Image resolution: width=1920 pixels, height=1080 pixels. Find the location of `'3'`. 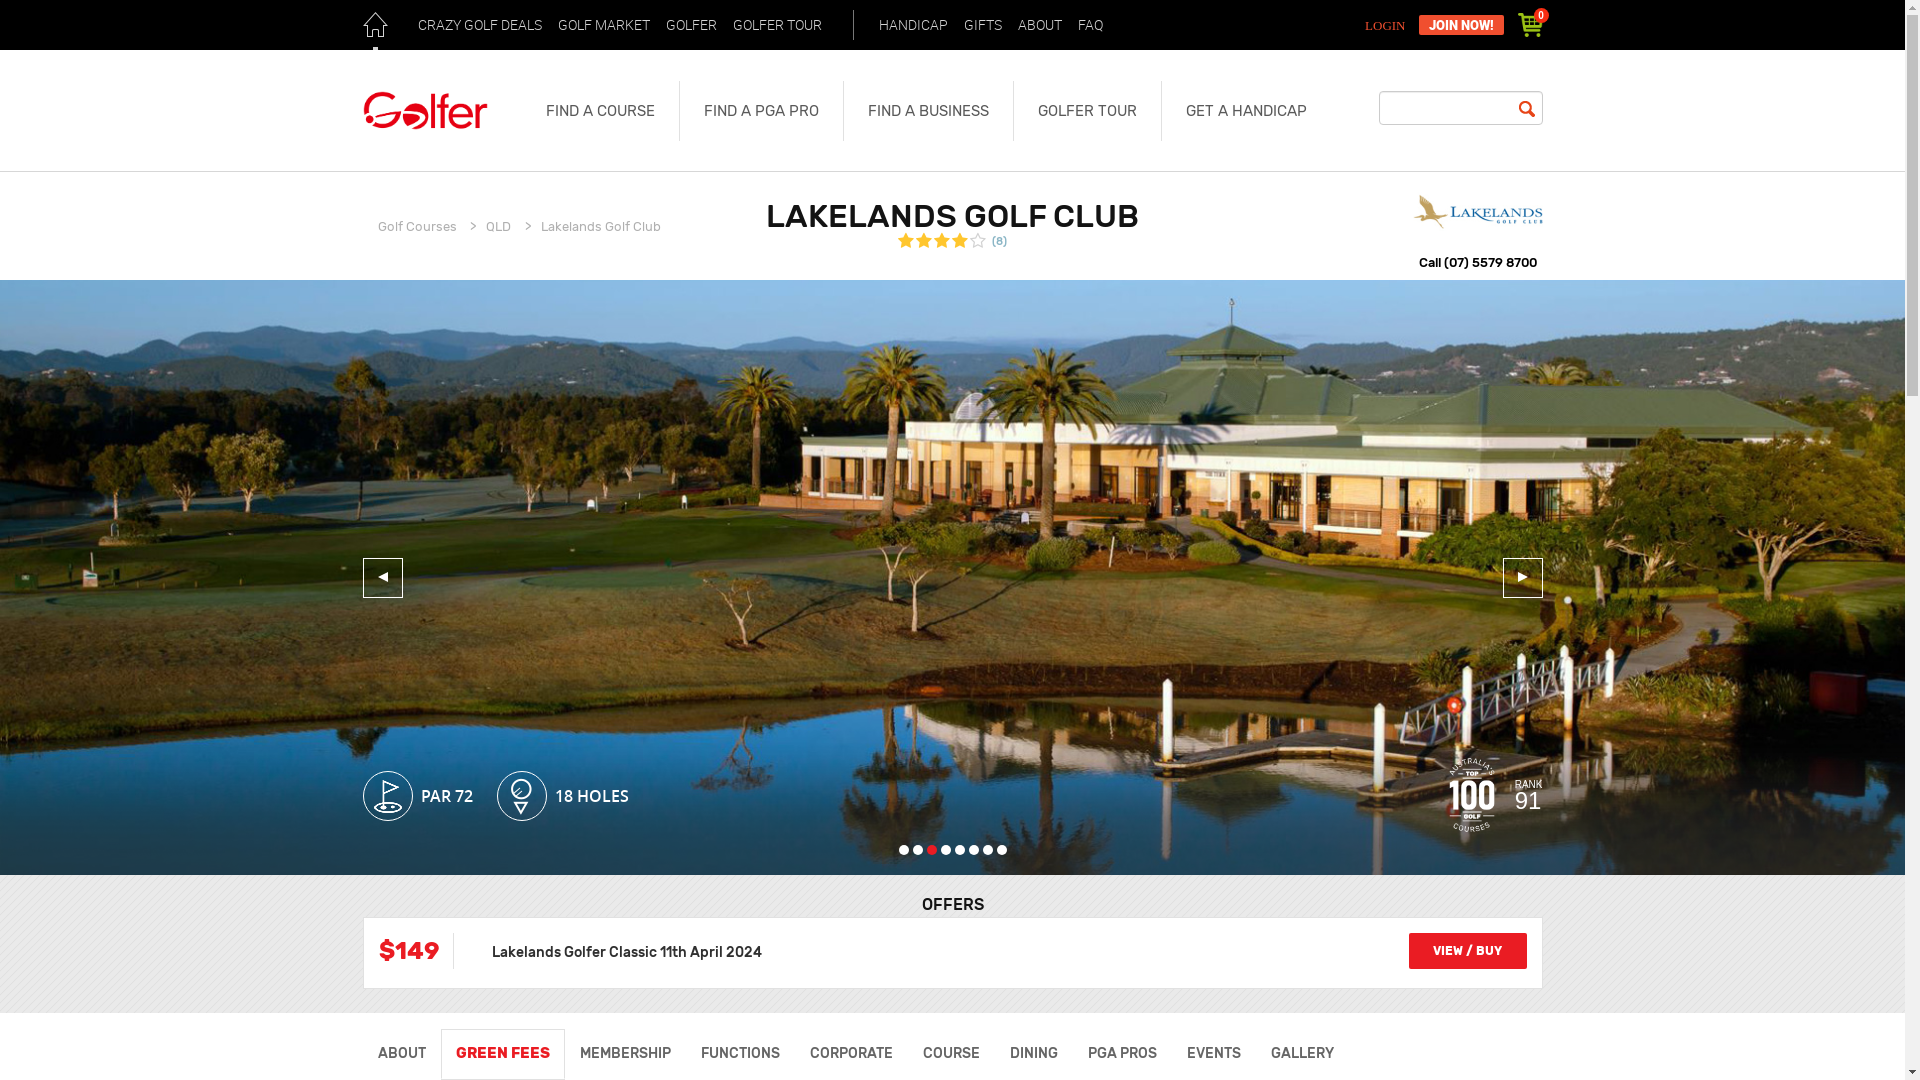

'3' is located at coordinates (930, 849).